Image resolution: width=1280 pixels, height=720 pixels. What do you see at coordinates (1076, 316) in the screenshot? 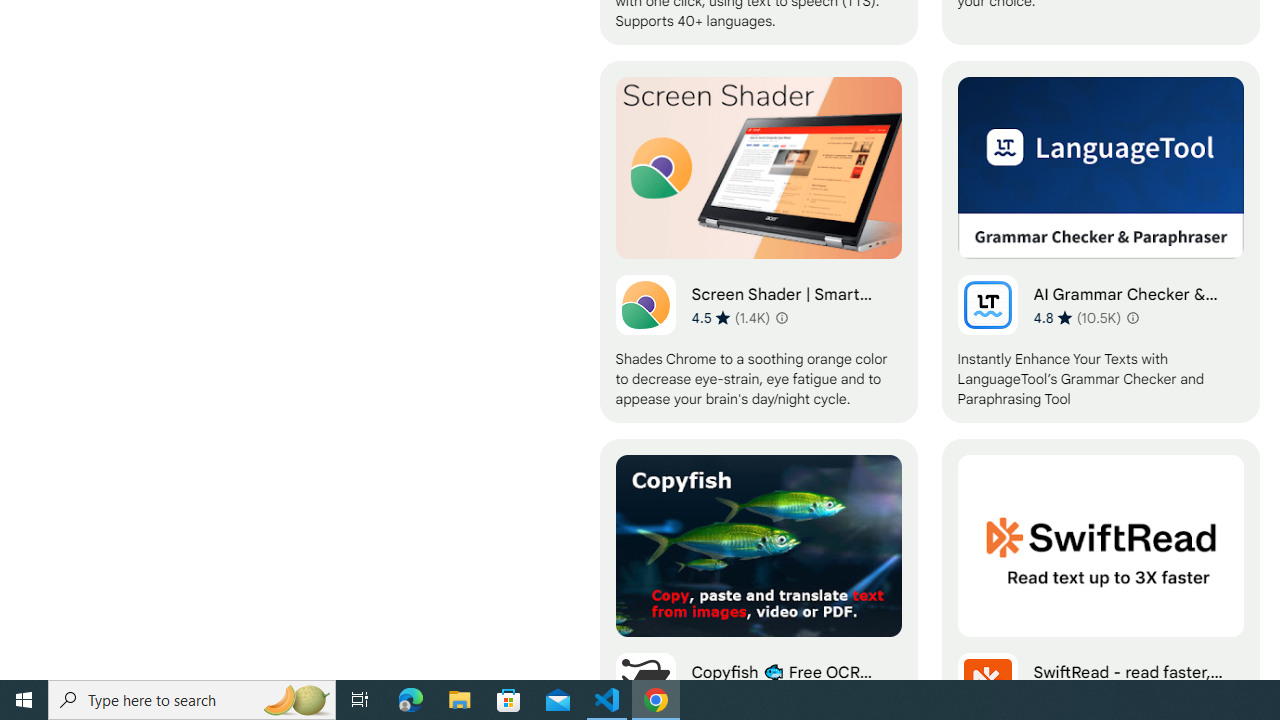
I see `'Average rating 4.8 out of 5 stars. 10.5K ratings.'` at bounding box center [1076, 316].